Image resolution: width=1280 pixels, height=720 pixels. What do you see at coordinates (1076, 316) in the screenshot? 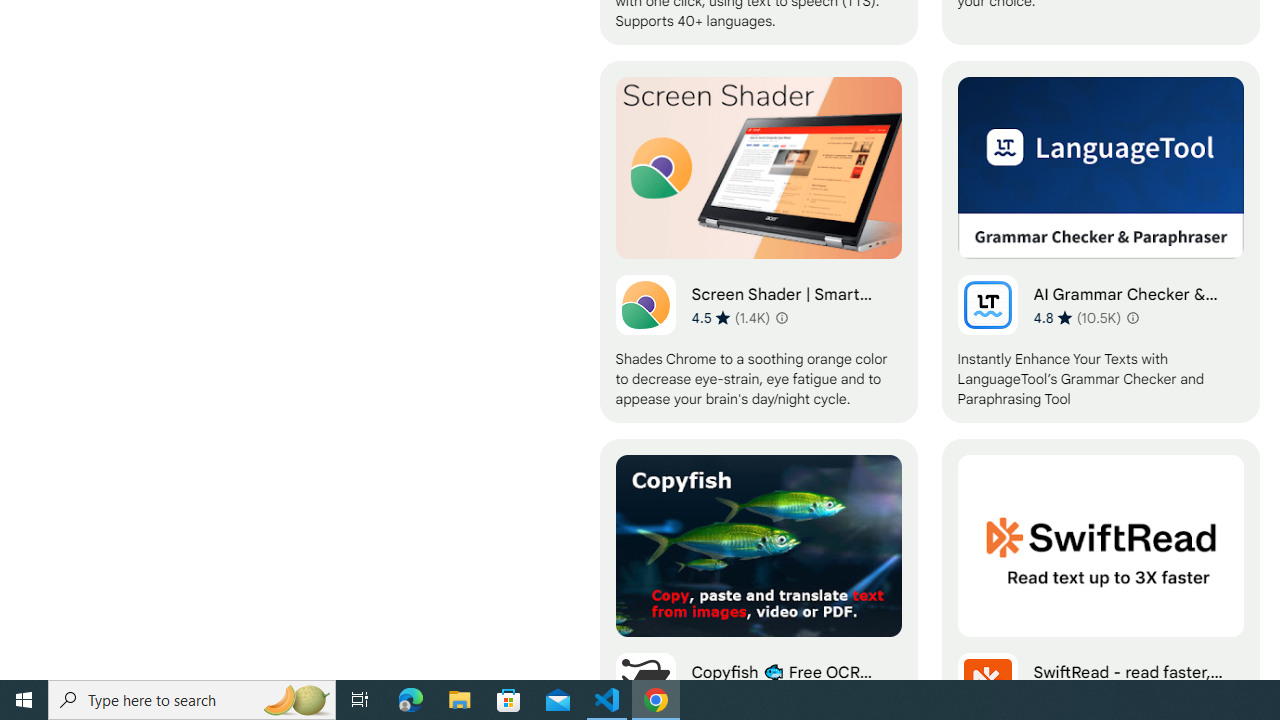
I see `'Average rating 4.8 out of 5 stars. 10.5K ratings.'` at bounding box center [1076, 316].